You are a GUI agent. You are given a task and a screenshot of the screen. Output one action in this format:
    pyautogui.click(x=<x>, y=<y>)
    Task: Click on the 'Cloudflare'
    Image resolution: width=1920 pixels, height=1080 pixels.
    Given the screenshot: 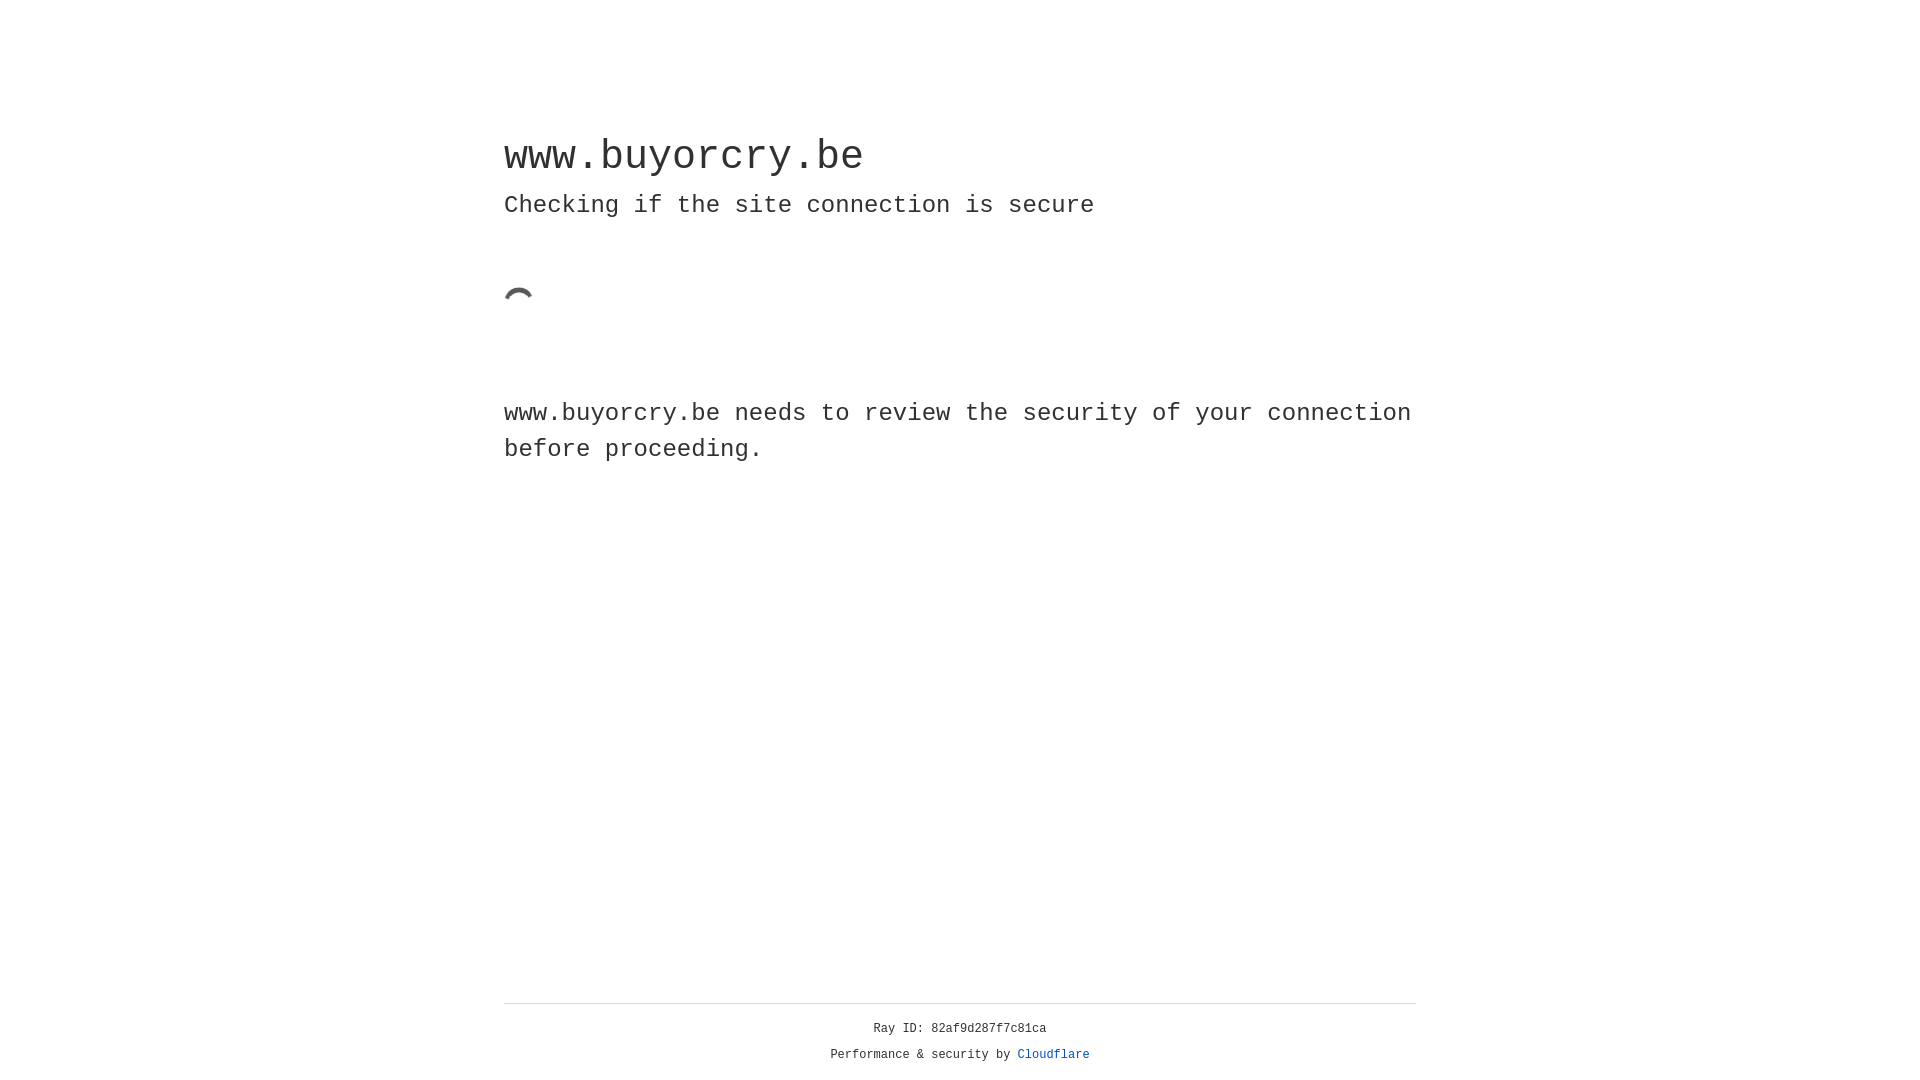 What is the action you would take?
    pyautogui.click(x=1053, y=1054)
    